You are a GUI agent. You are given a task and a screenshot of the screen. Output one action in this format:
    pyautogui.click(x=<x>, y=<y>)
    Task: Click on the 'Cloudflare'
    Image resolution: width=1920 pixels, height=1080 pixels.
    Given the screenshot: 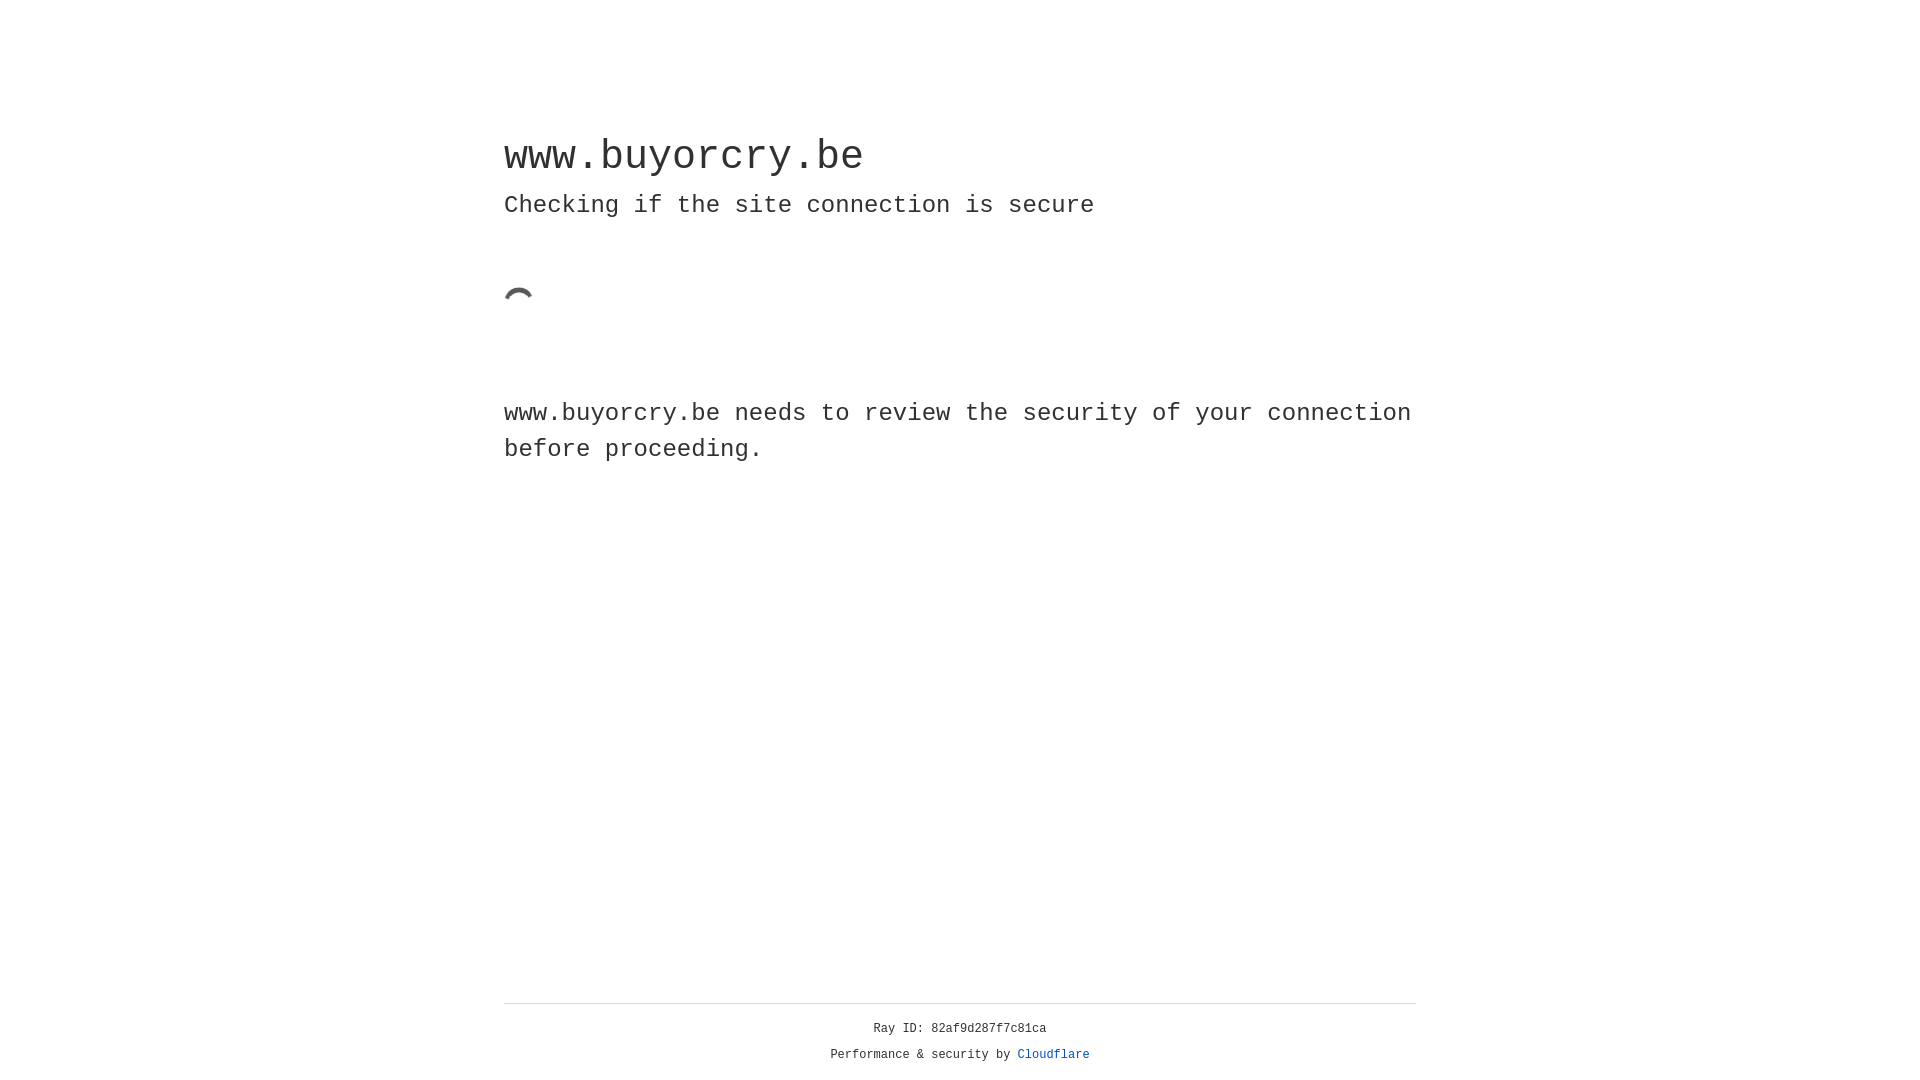 What is the action you would take?
    pyautogui.click(x=1053, y=1054)
    